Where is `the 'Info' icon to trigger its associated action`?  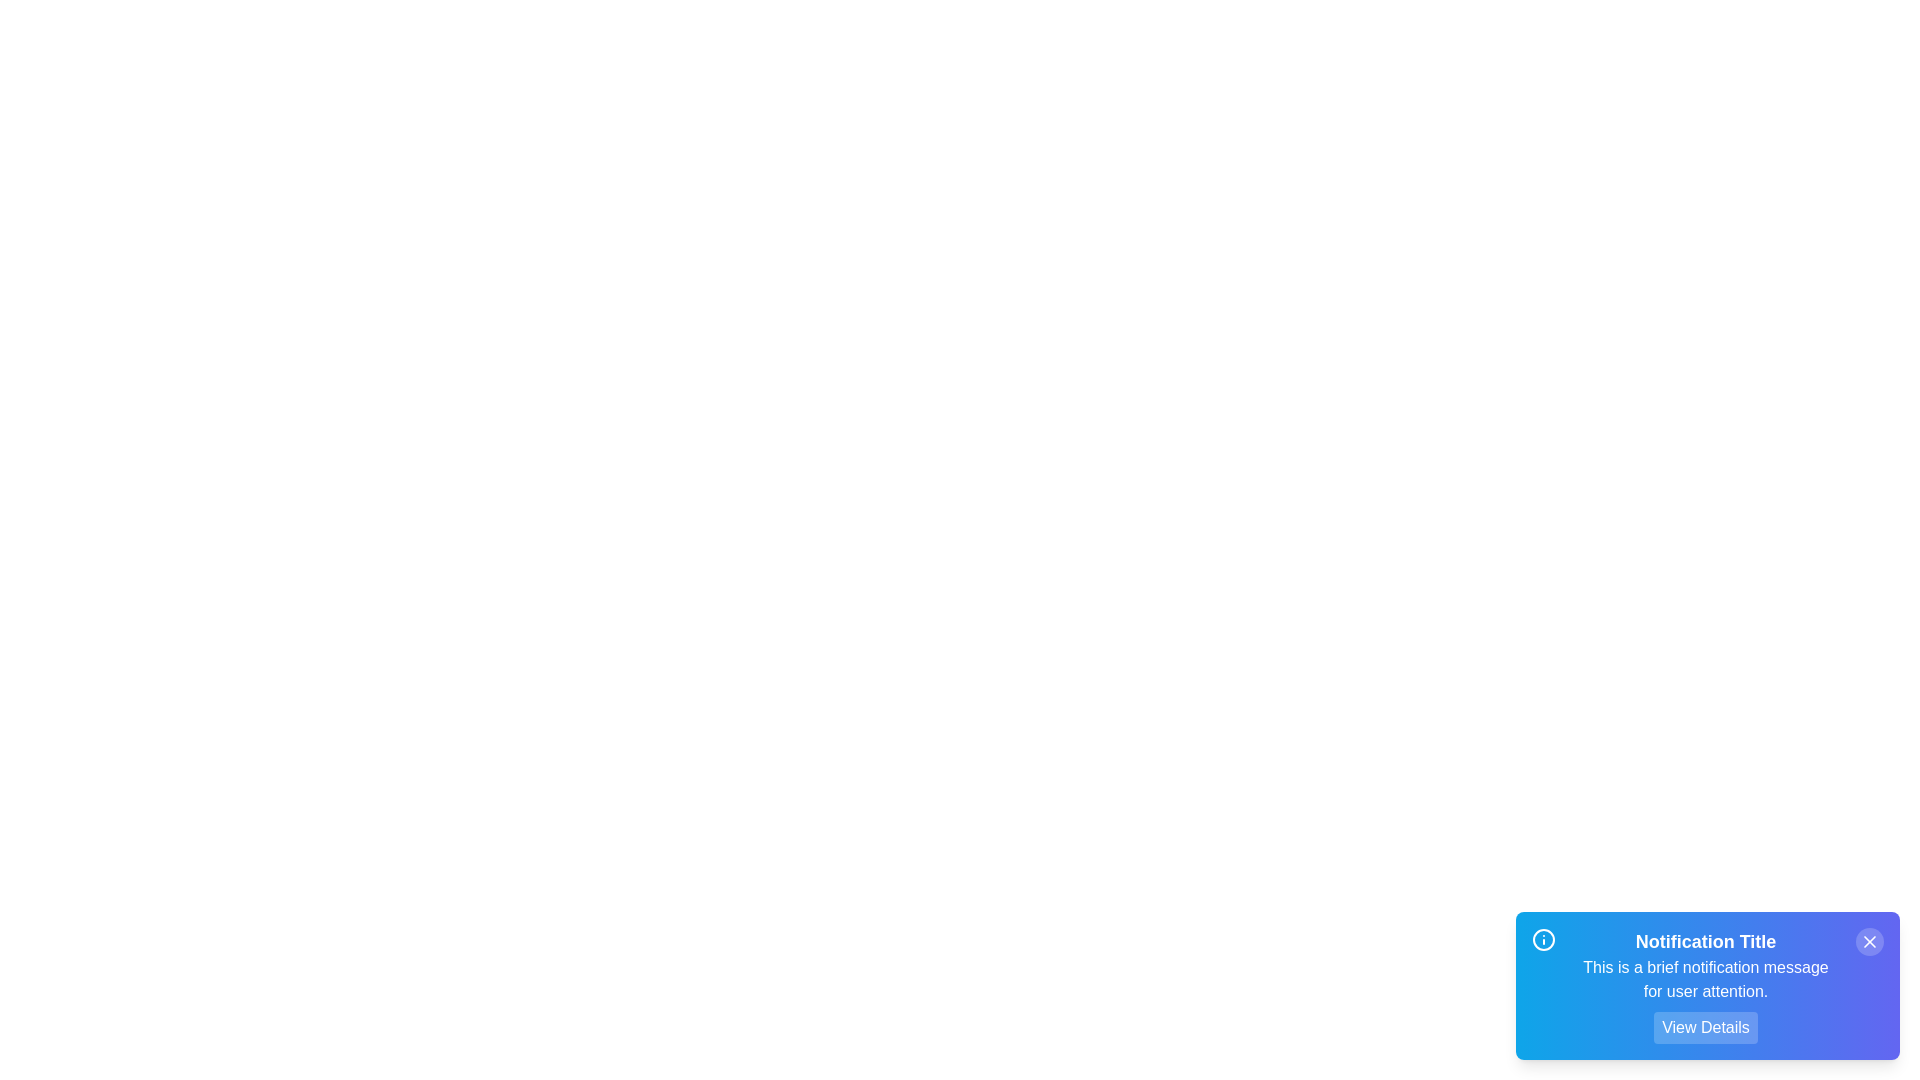
the 'Info' icon to trigger its associated action is located at coordinates (1543, 940).